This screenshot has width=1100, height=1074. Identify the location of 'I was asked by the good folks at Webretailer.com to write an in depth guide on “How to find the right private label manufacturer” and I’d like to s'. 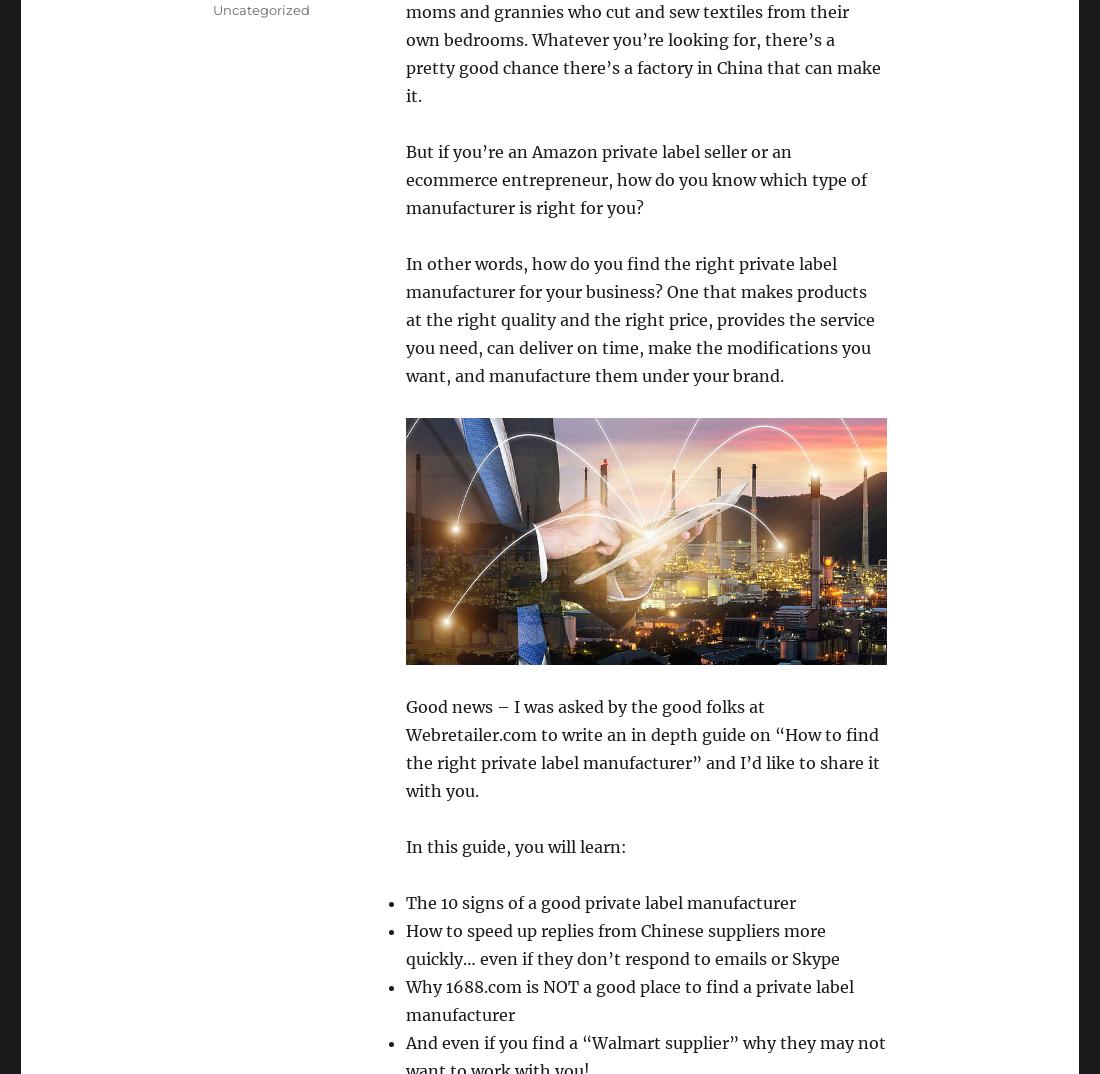
(405, 733).